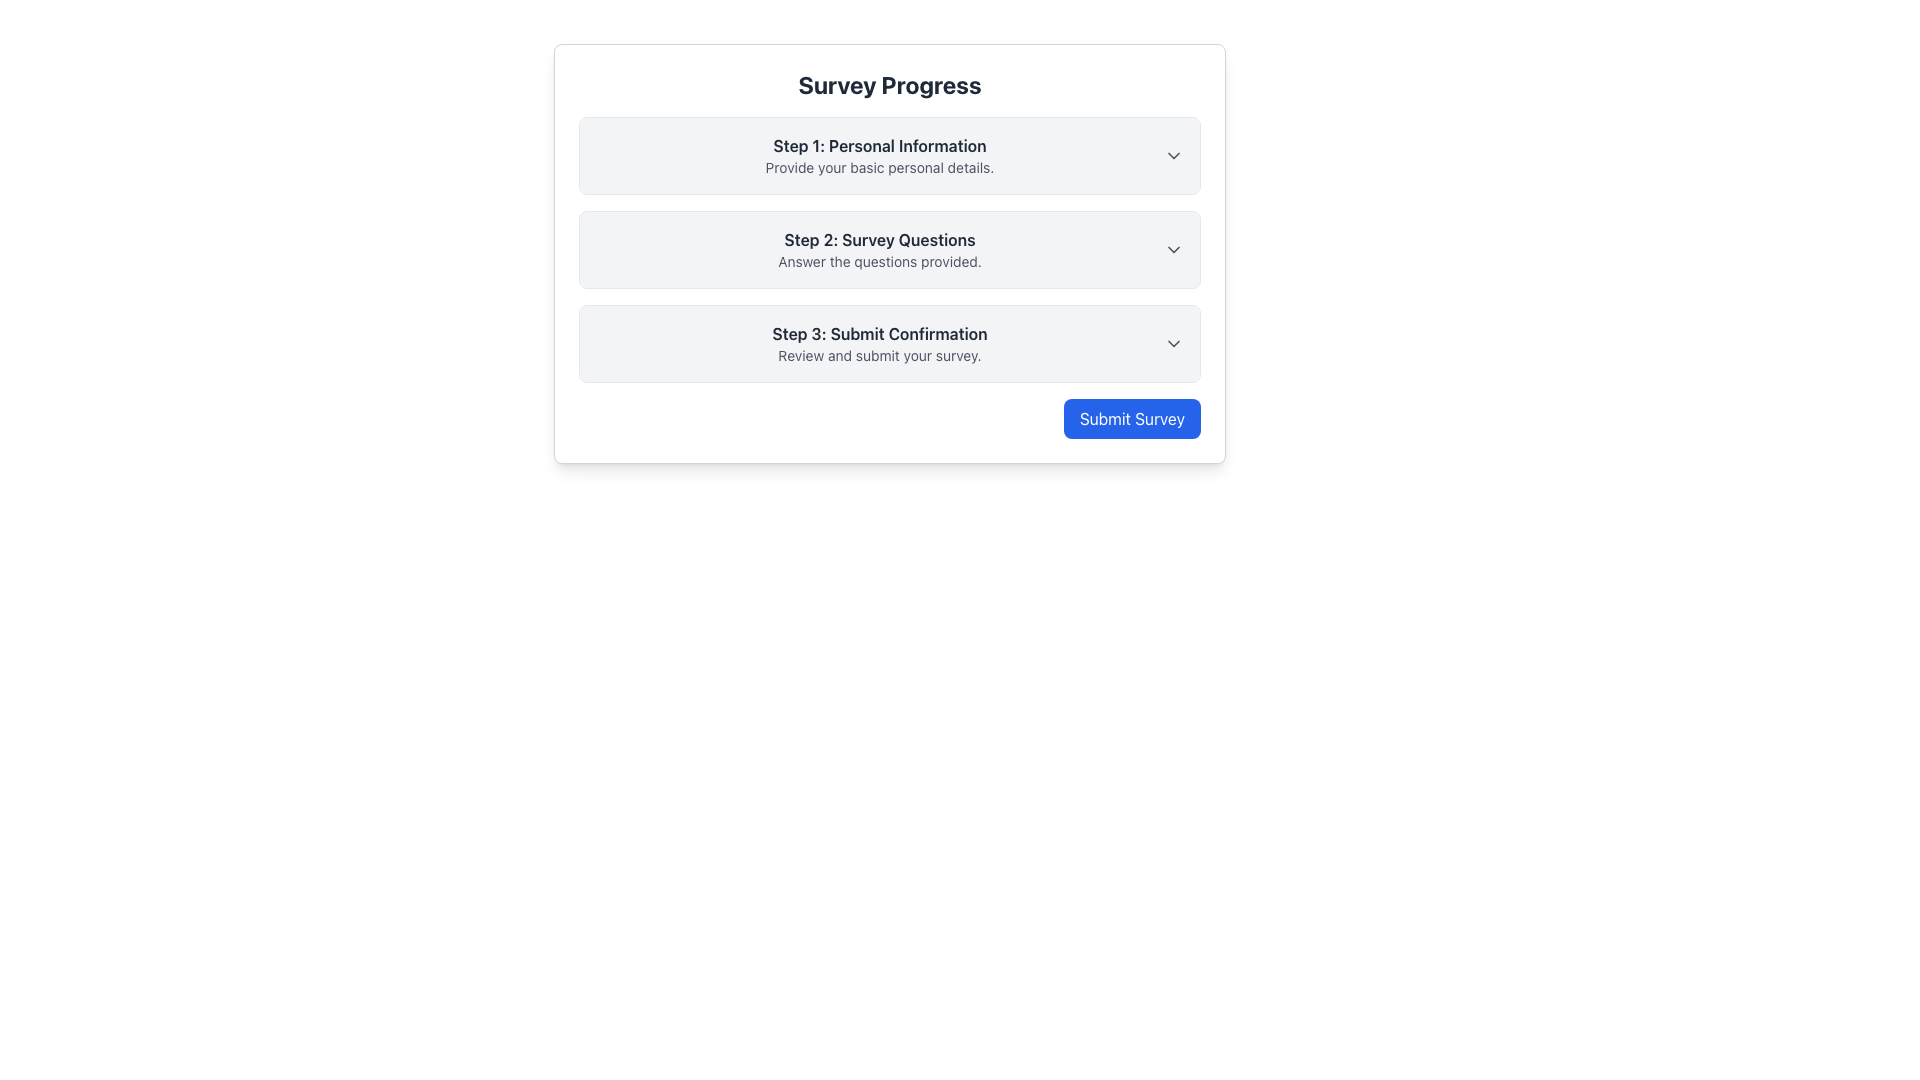 The width and height of the screenshot is (1920, 1080). What do you see at coordinates (888, 249) in the screenshot?
I see `the Dropdown Header for 'Step 2: Survey Questions'` at bounding box center [888, 249].